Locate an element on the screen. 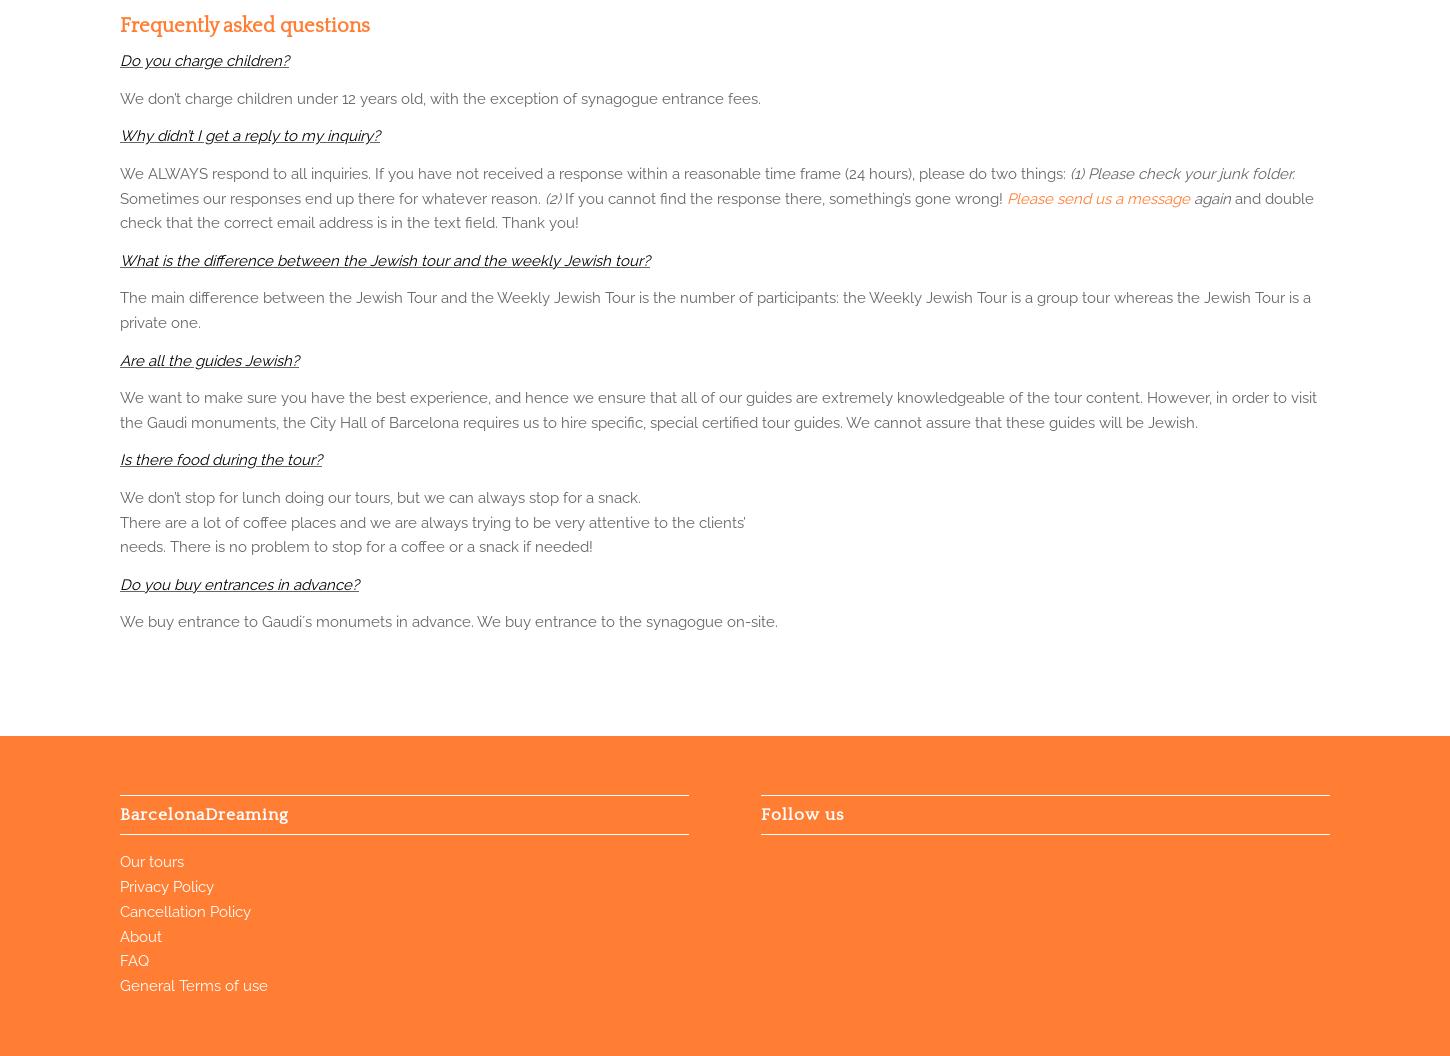  '(1) Please check your junk folder.' is located at coordinates (1181, 172).